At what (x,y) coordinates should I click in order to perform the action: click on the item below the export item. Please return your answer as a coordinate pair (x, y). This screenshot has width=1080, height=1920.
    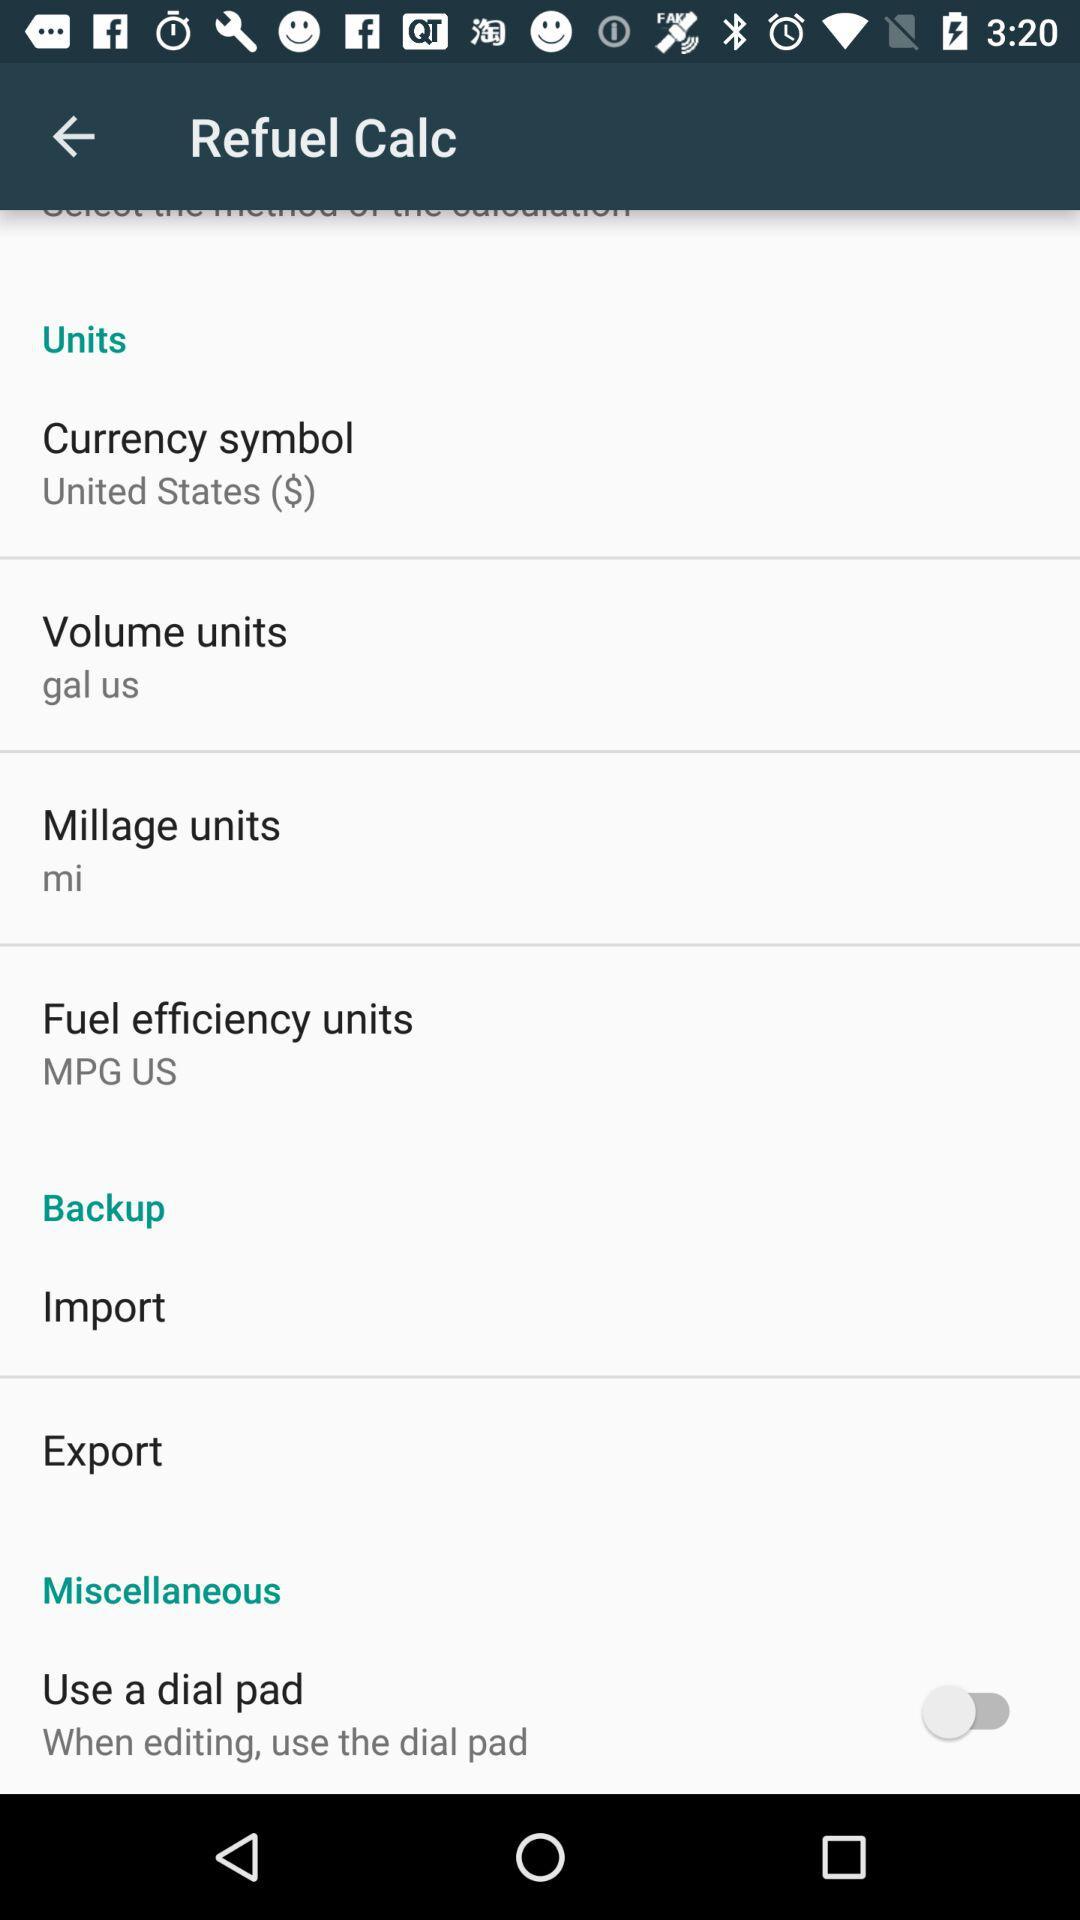
    Looking at the image, I should click on (540, 1567).